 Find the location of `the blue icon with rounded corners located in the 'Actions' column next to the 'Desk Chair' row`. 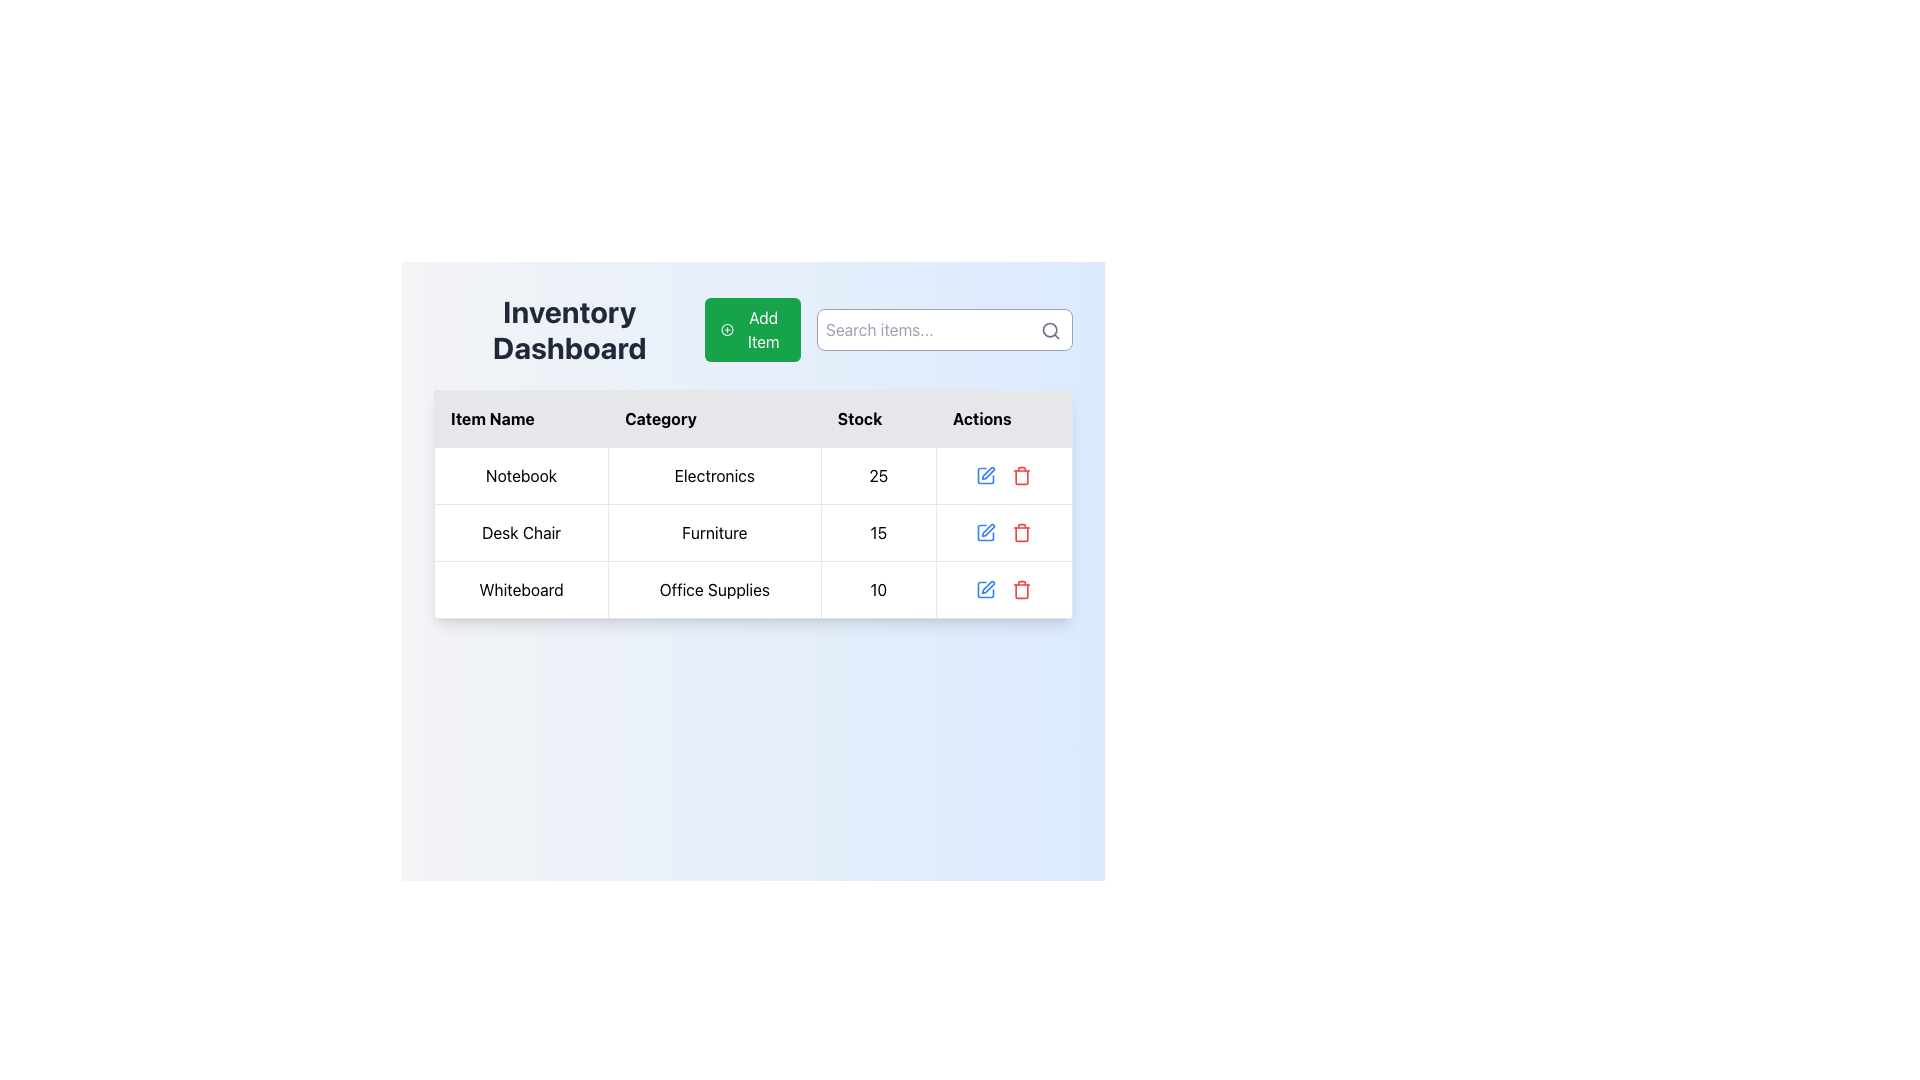

the blue icon with rounded corners located in the 'Actions' column next to the 'Desk Chair' row is located at coordinates (986, 531).